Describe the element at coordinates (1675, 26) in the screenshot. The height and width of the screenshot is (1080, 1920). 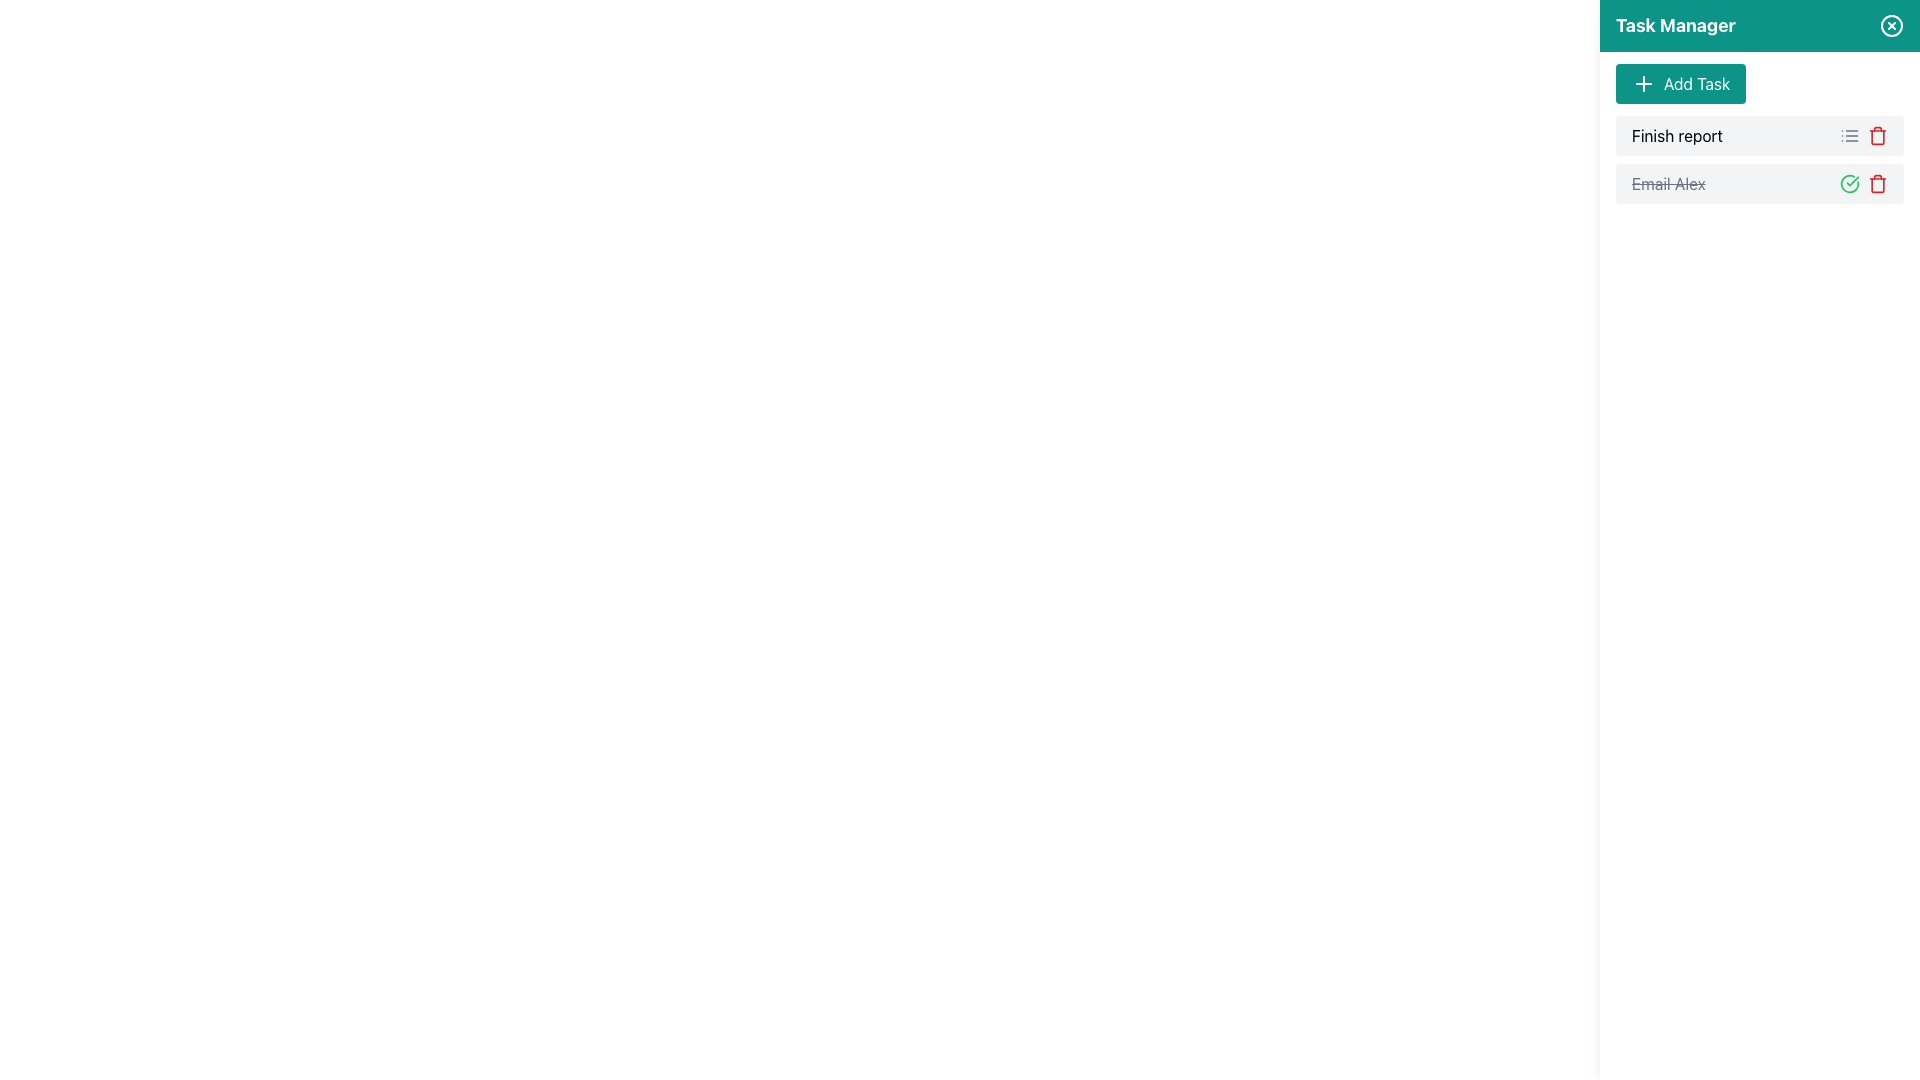
I see `the text label element labeled 'Task Manager' which is styled in a larger, bold font and located in the teal-colored header bar at the top of the interface` at that location.